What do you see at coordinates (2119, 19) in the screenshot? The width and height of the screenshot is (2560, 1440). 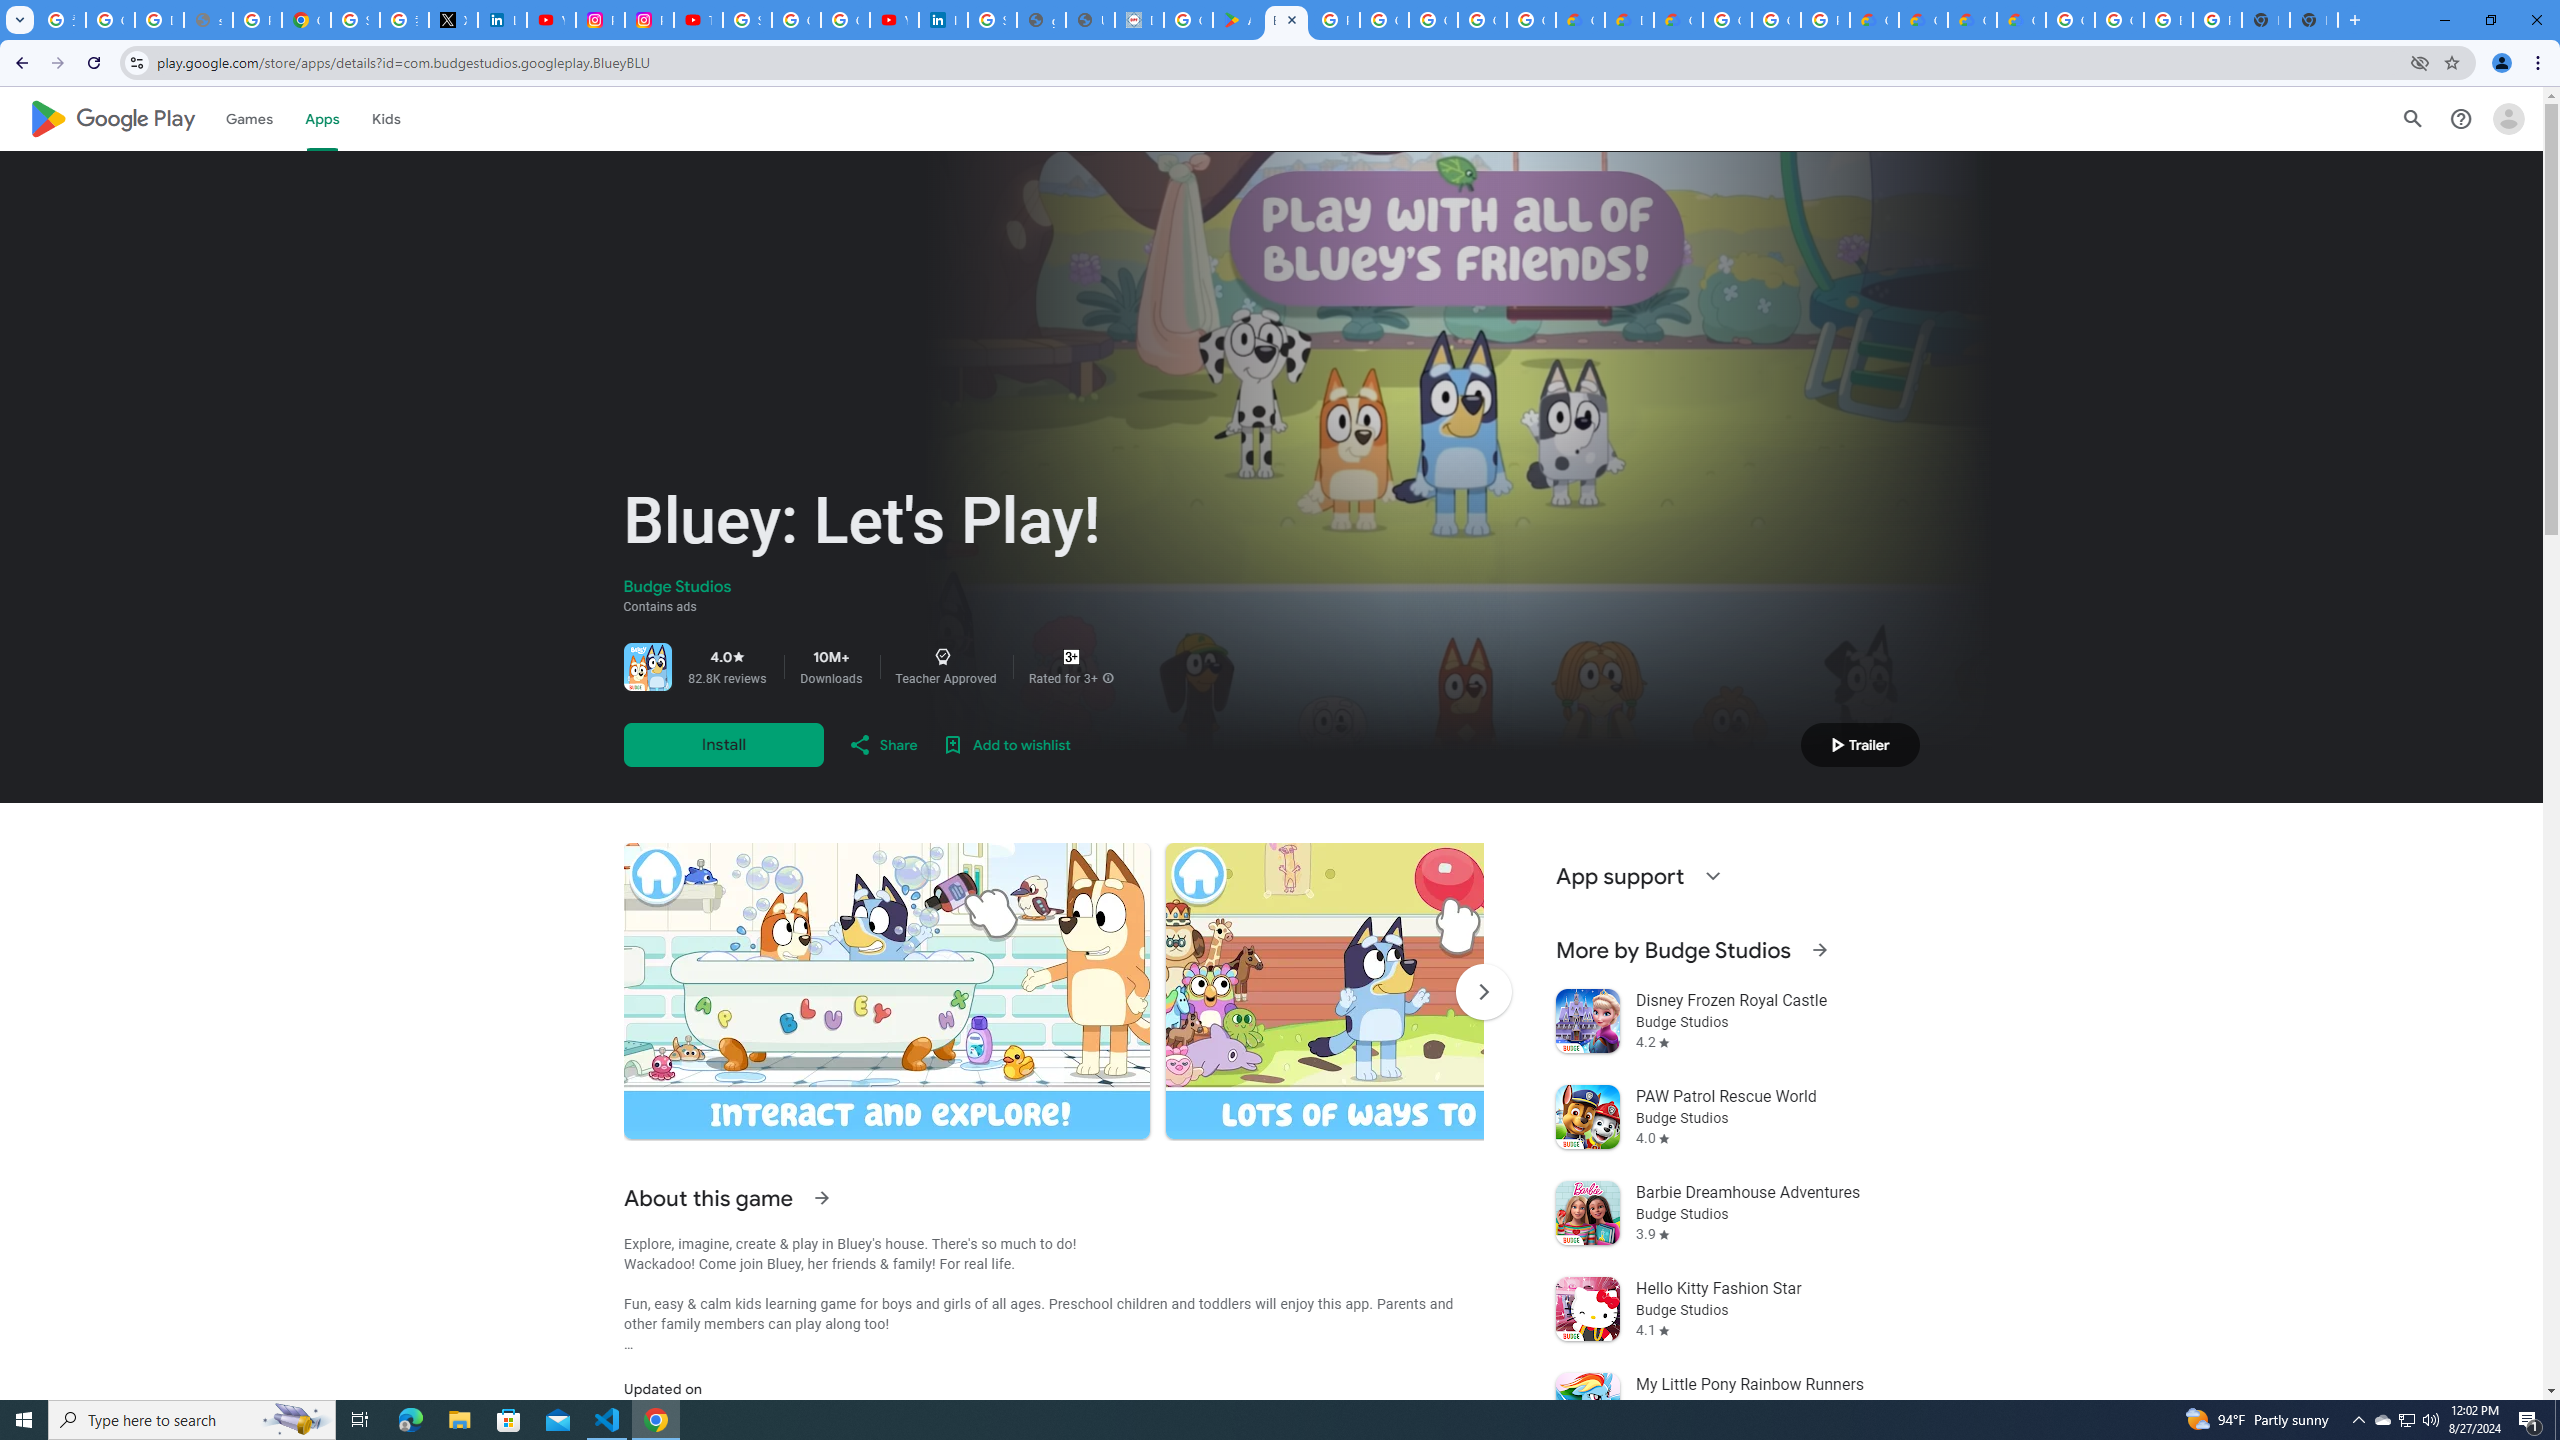 I see `'Google Cloud Platform'` at bounding box center [2119, 19].